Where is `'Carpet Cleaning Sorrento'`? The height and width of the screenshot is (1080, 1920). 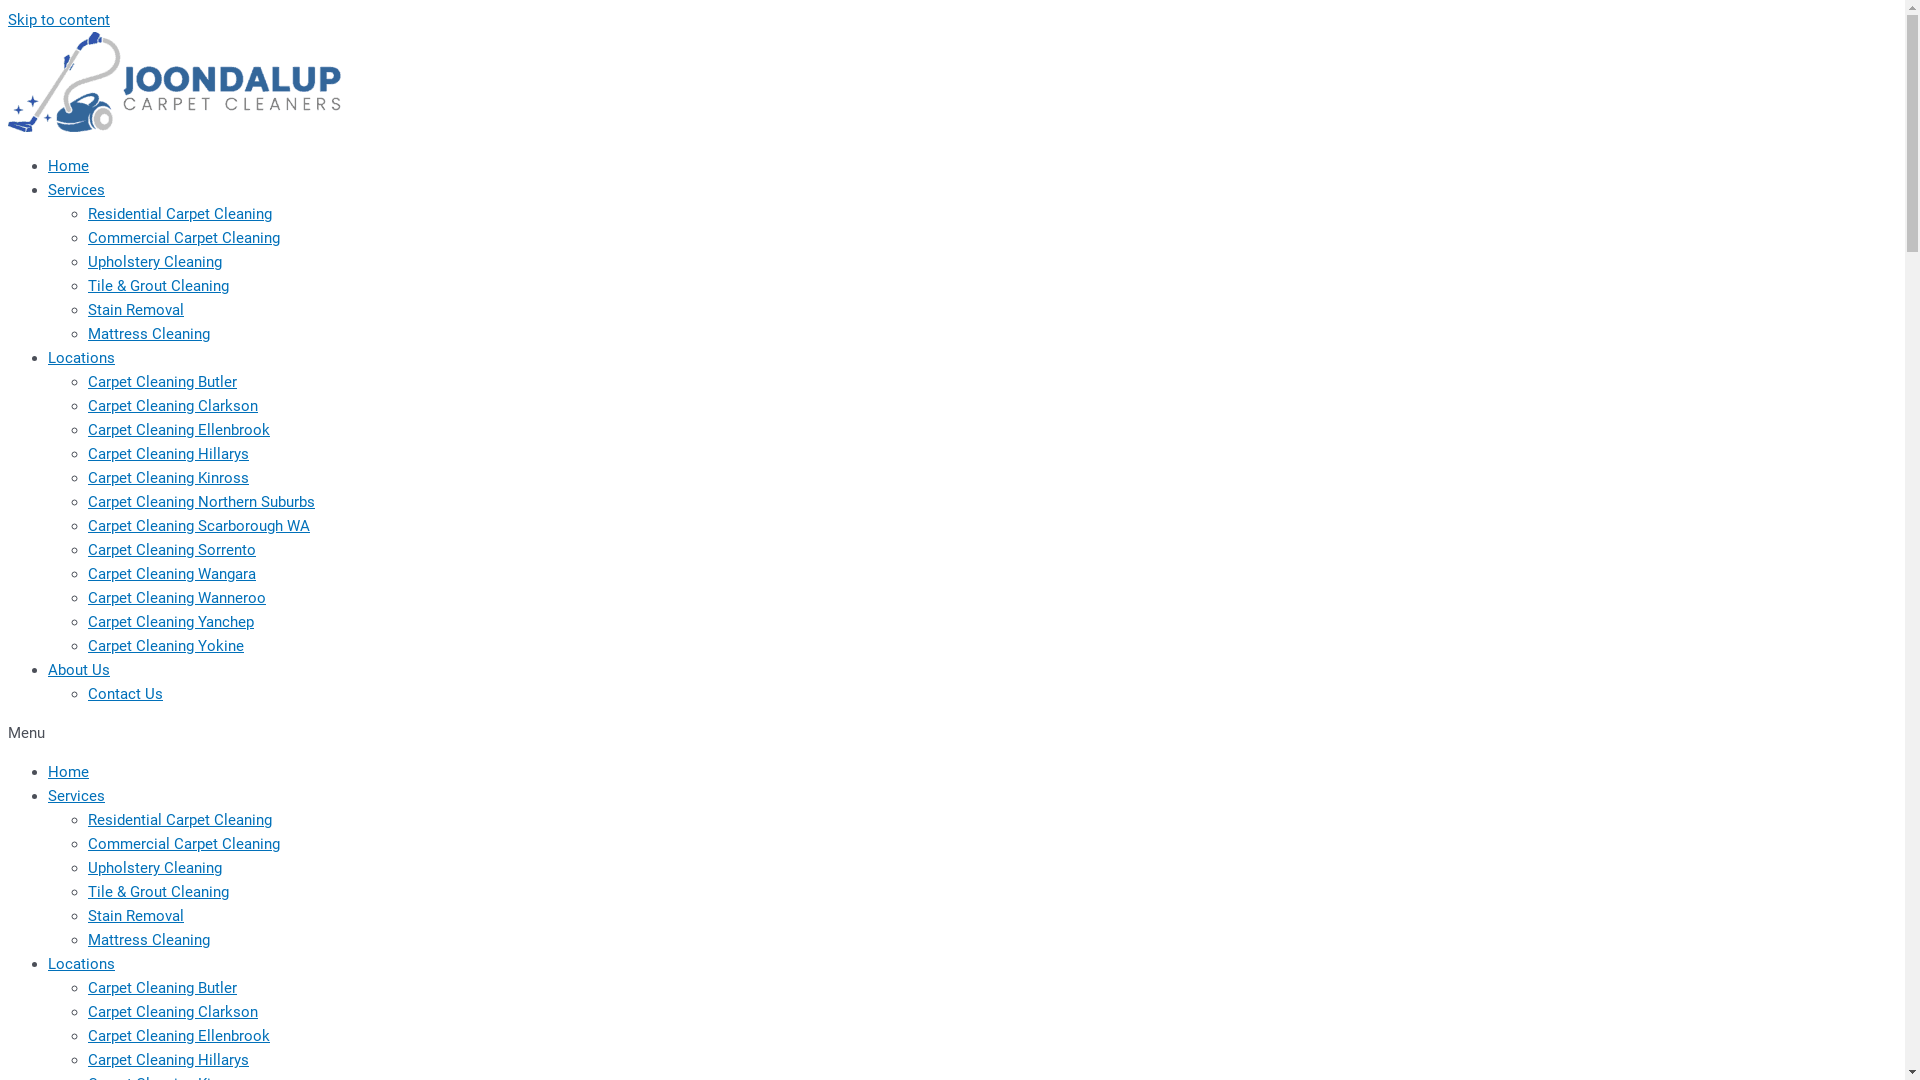
'Carpet Cleaning Sorrento' is located at coordinates (172, 550).